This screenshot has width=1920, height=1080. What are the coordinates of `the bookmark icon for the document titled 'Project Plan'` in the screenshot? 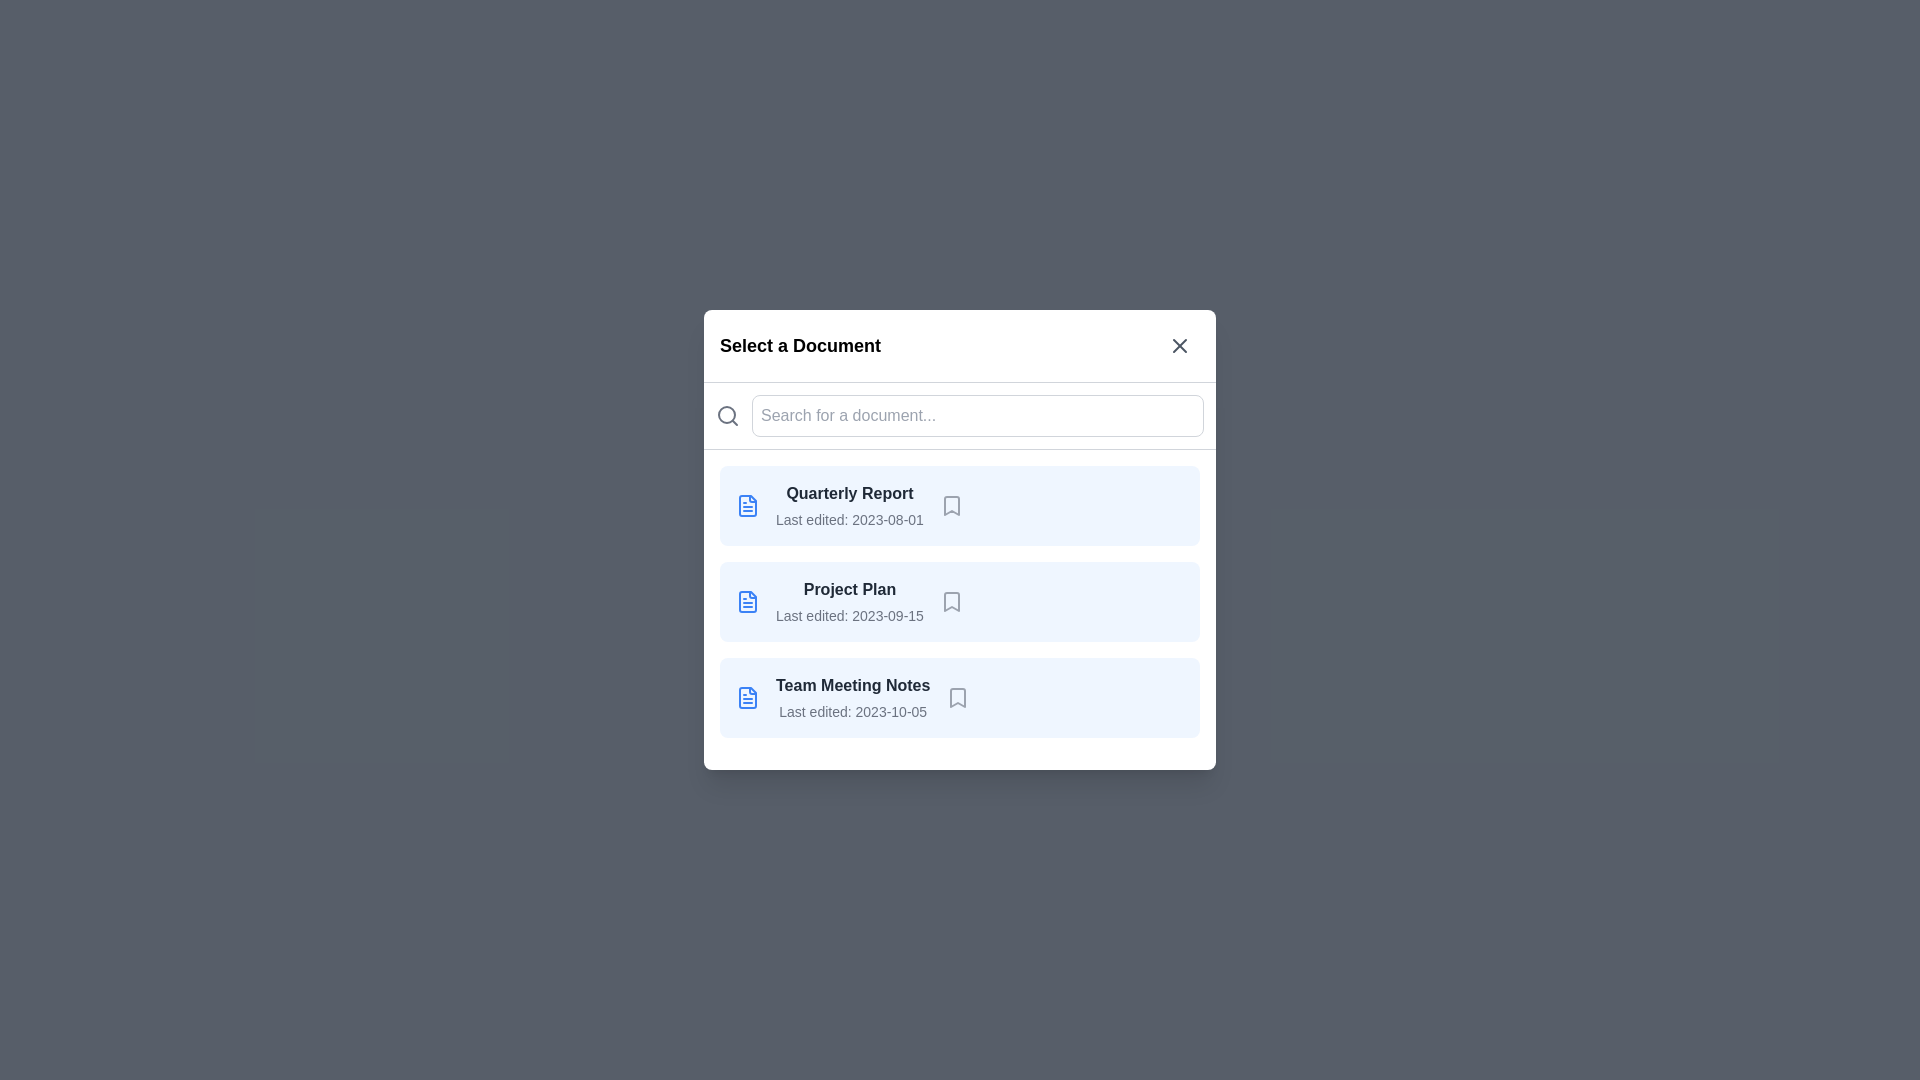 It's located at (950, 600).